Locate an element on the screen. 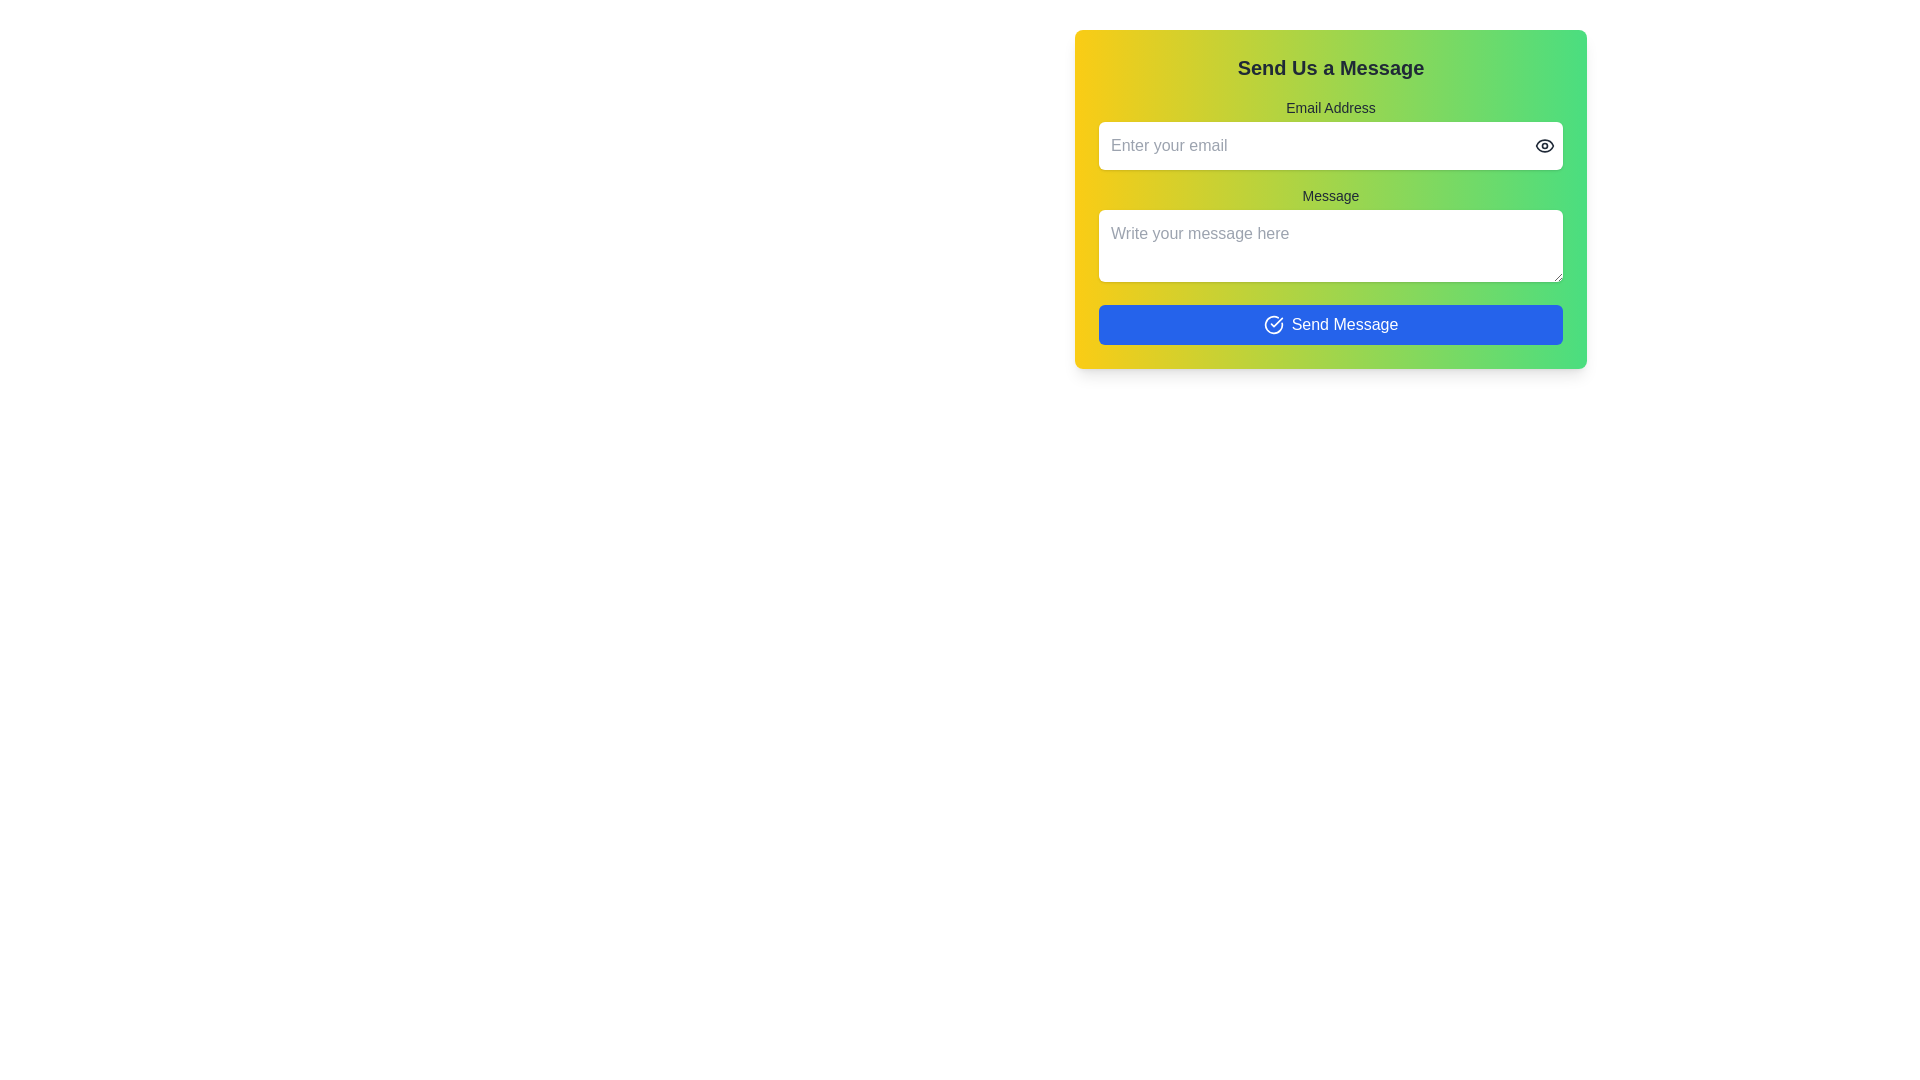 Image resolution: width=1920 pixels, height=1080 pixels. the checkmark icon inside the blue 'Send Message' button located at the bottom of the form is located at coordinates (1272, 323).